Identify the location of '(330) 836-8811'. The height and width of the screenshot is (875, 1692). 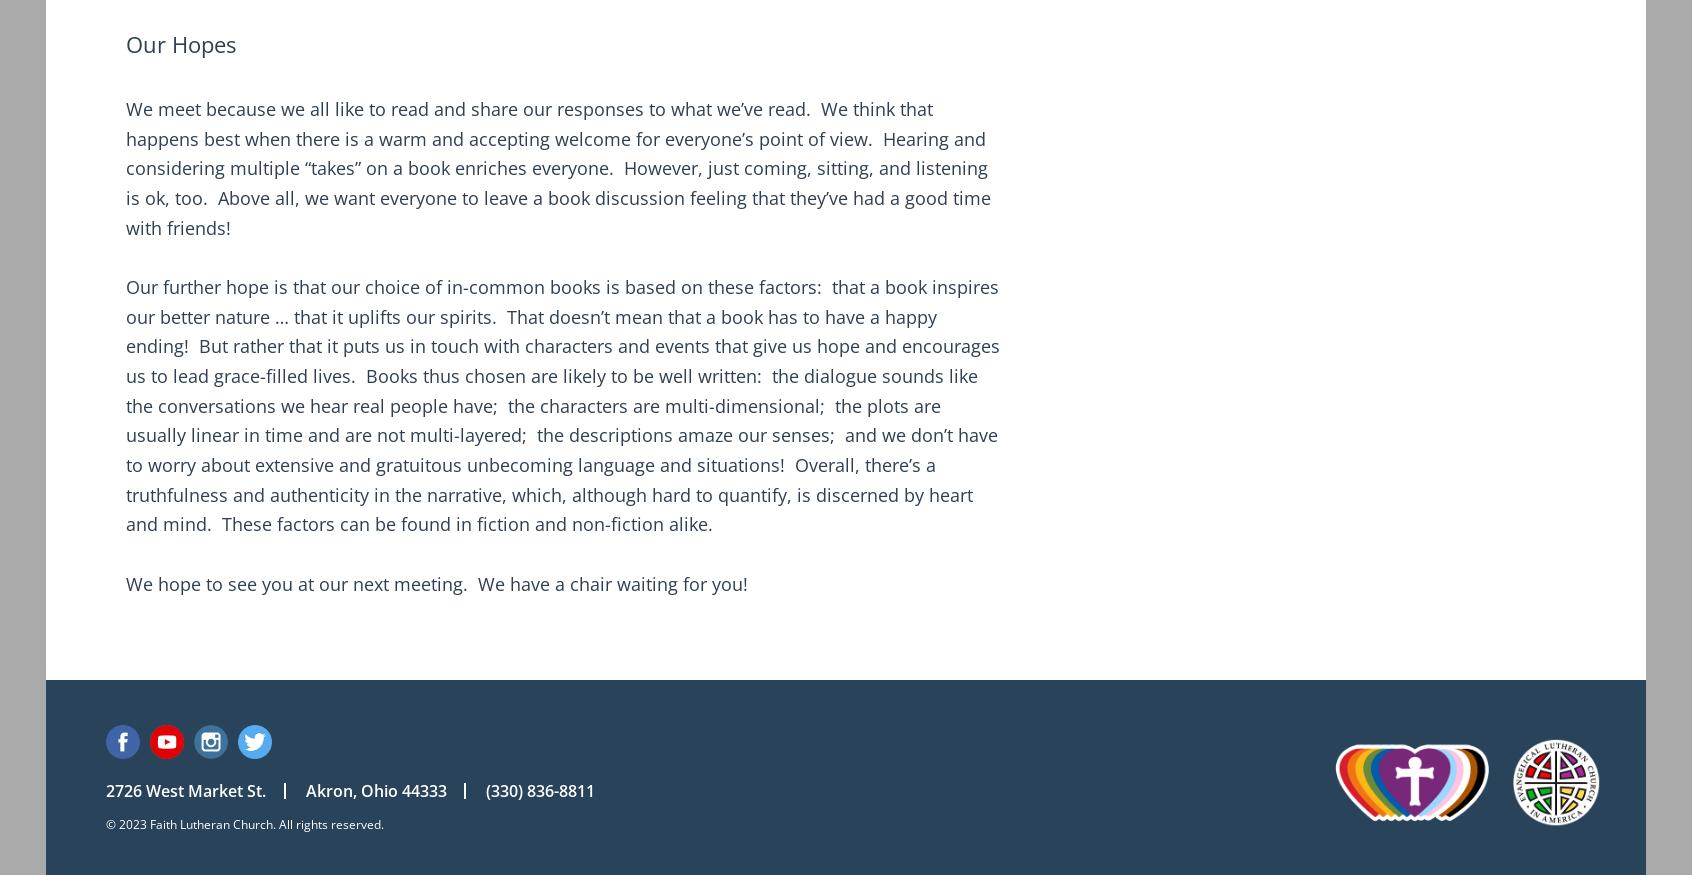
(540, 789).